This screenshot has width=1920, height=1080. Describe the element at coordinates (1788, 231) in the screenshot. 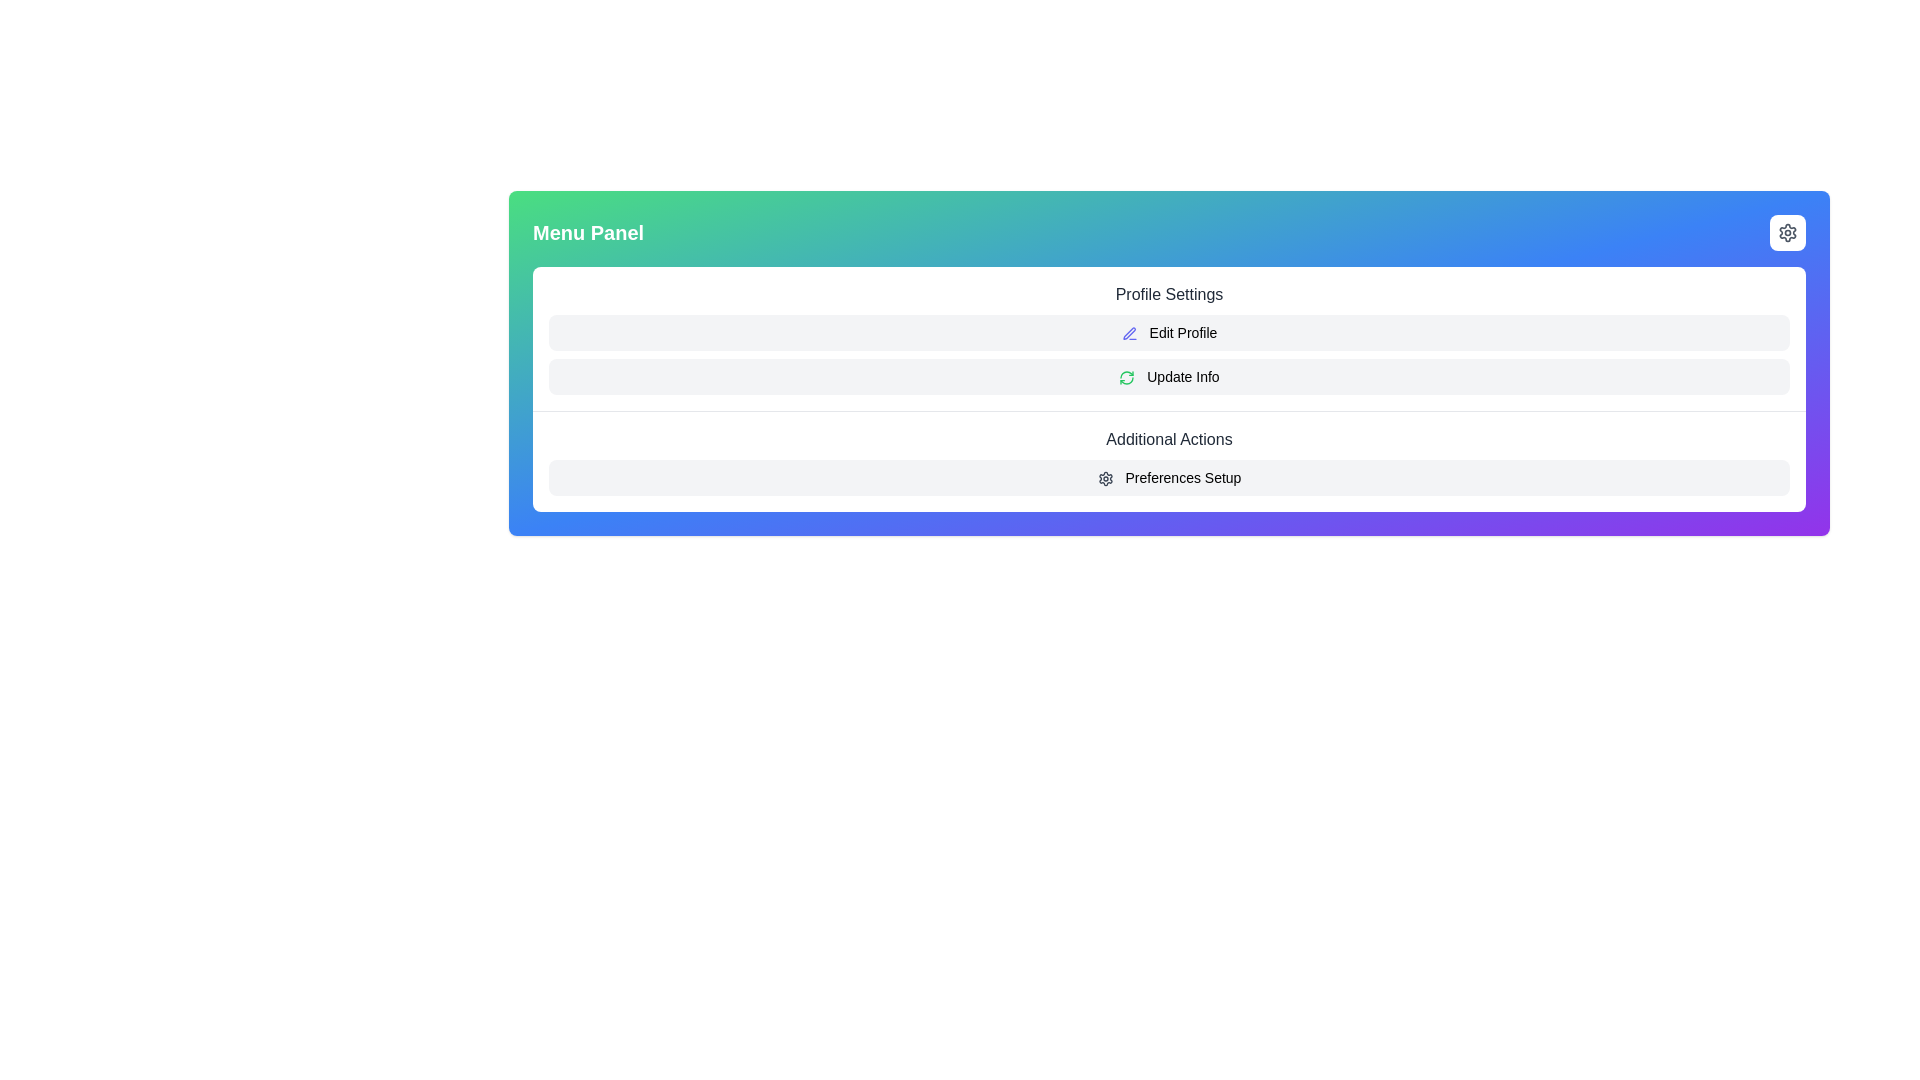

I see `the settings SVG icon located in the top-right corner of the menu panel interface` at that location.